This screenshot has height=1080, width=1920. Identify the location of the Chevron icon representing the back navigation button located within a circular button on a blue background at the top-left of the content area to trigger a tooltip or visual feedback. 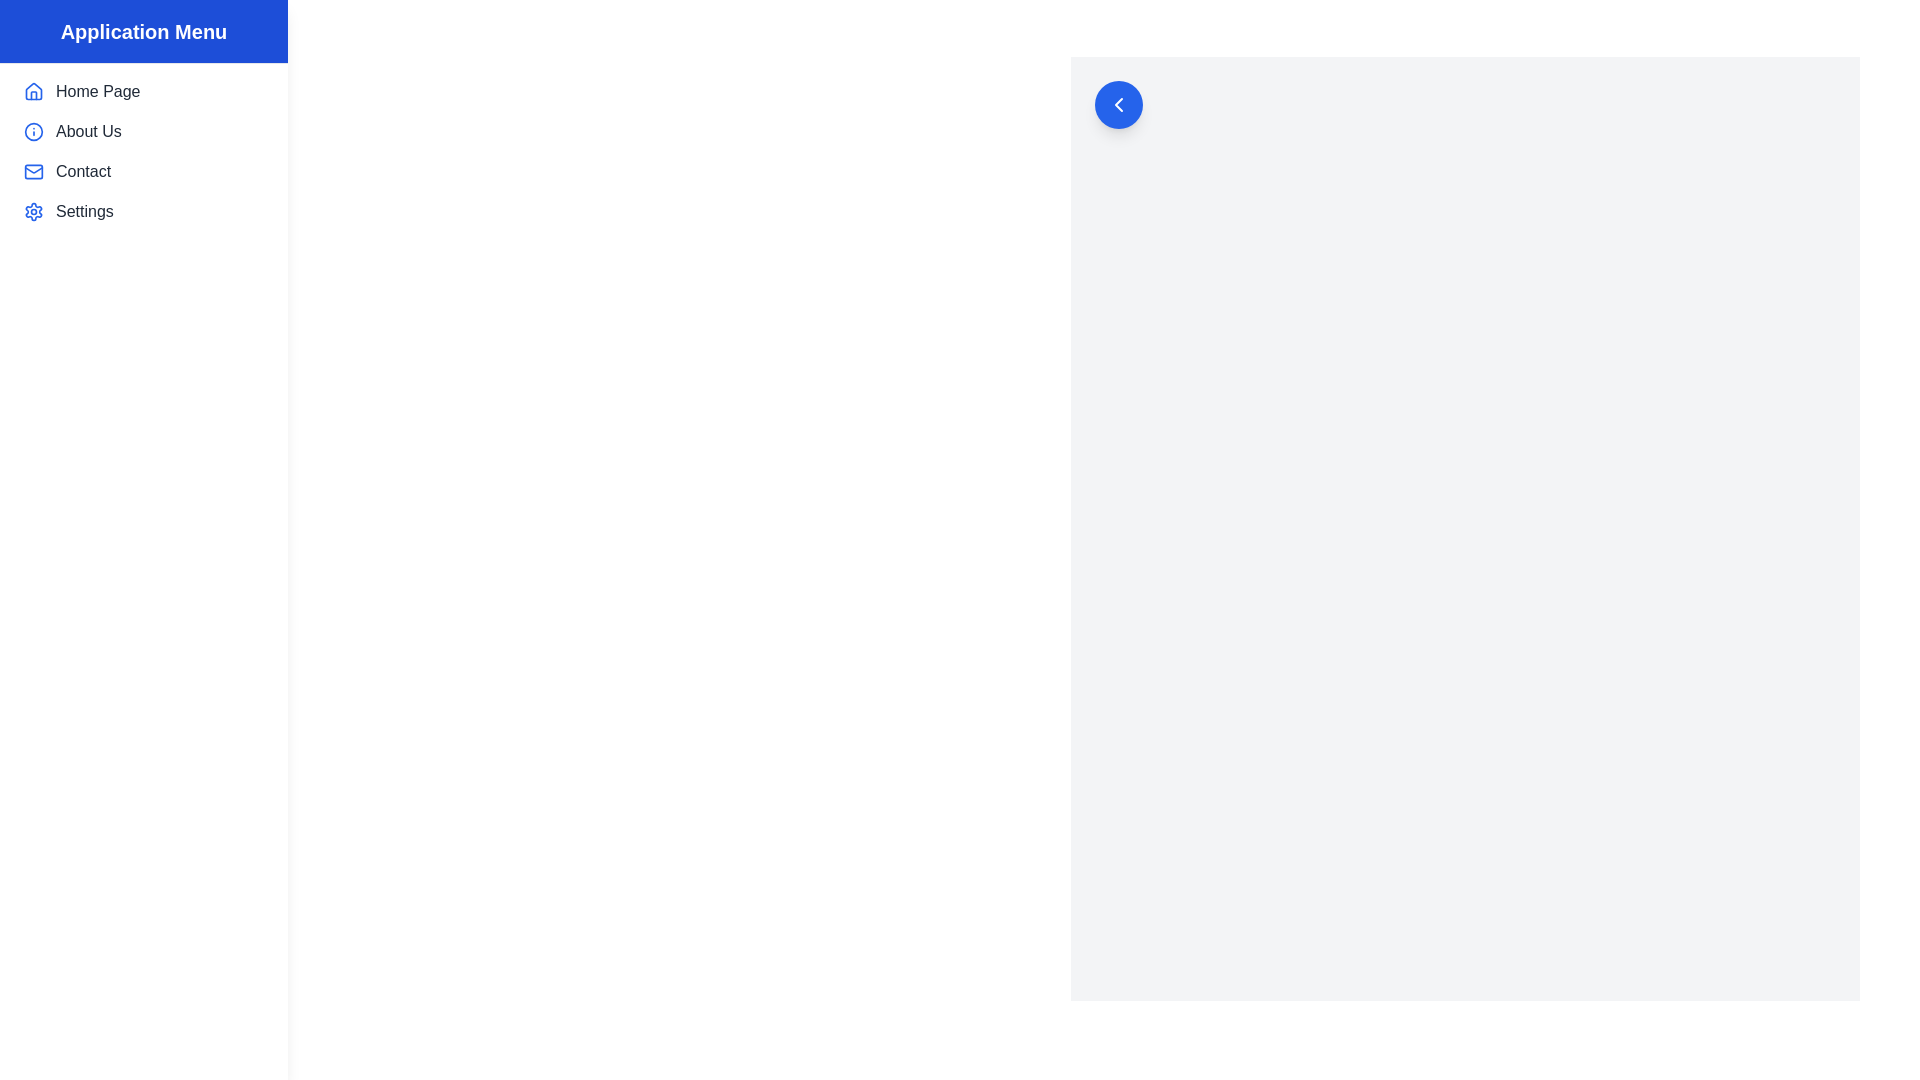
(1117, 104).